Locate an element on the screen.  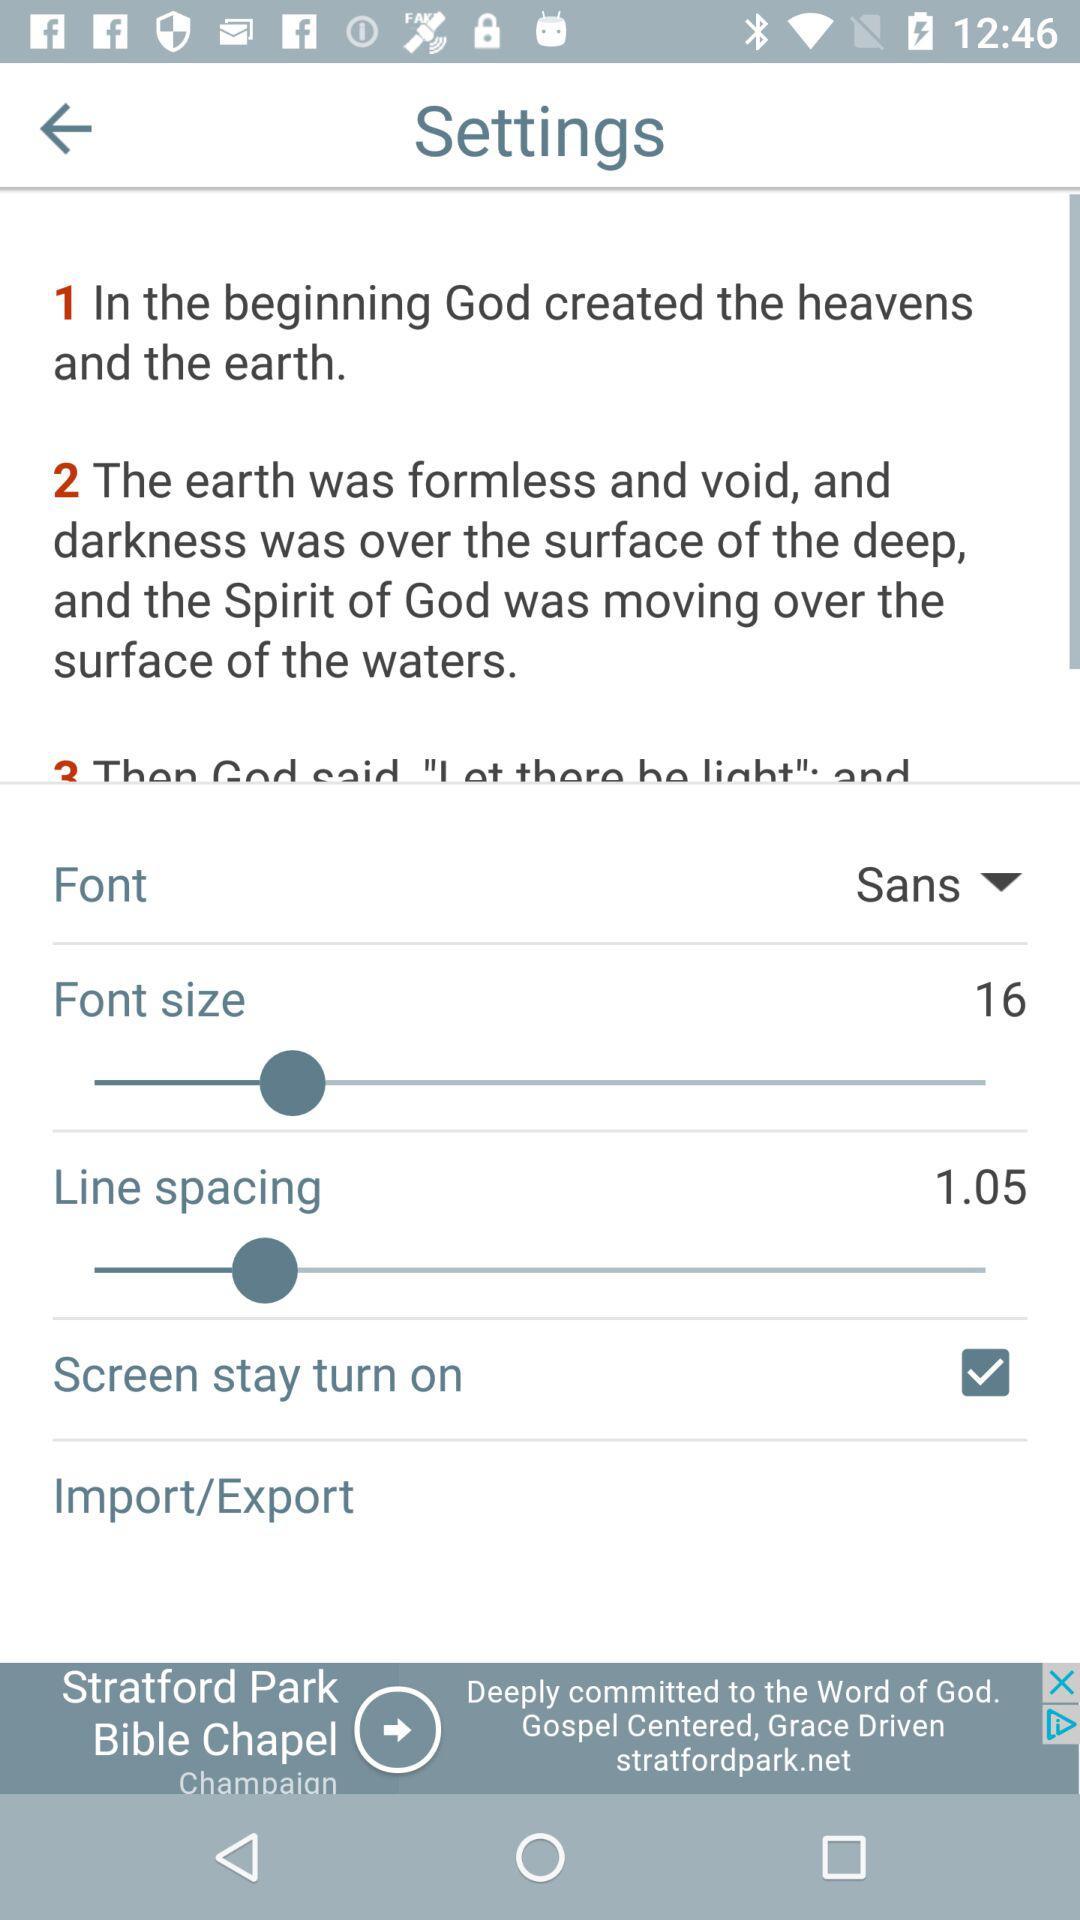
visit the advertisement site is located at coordinates (540, 1727).